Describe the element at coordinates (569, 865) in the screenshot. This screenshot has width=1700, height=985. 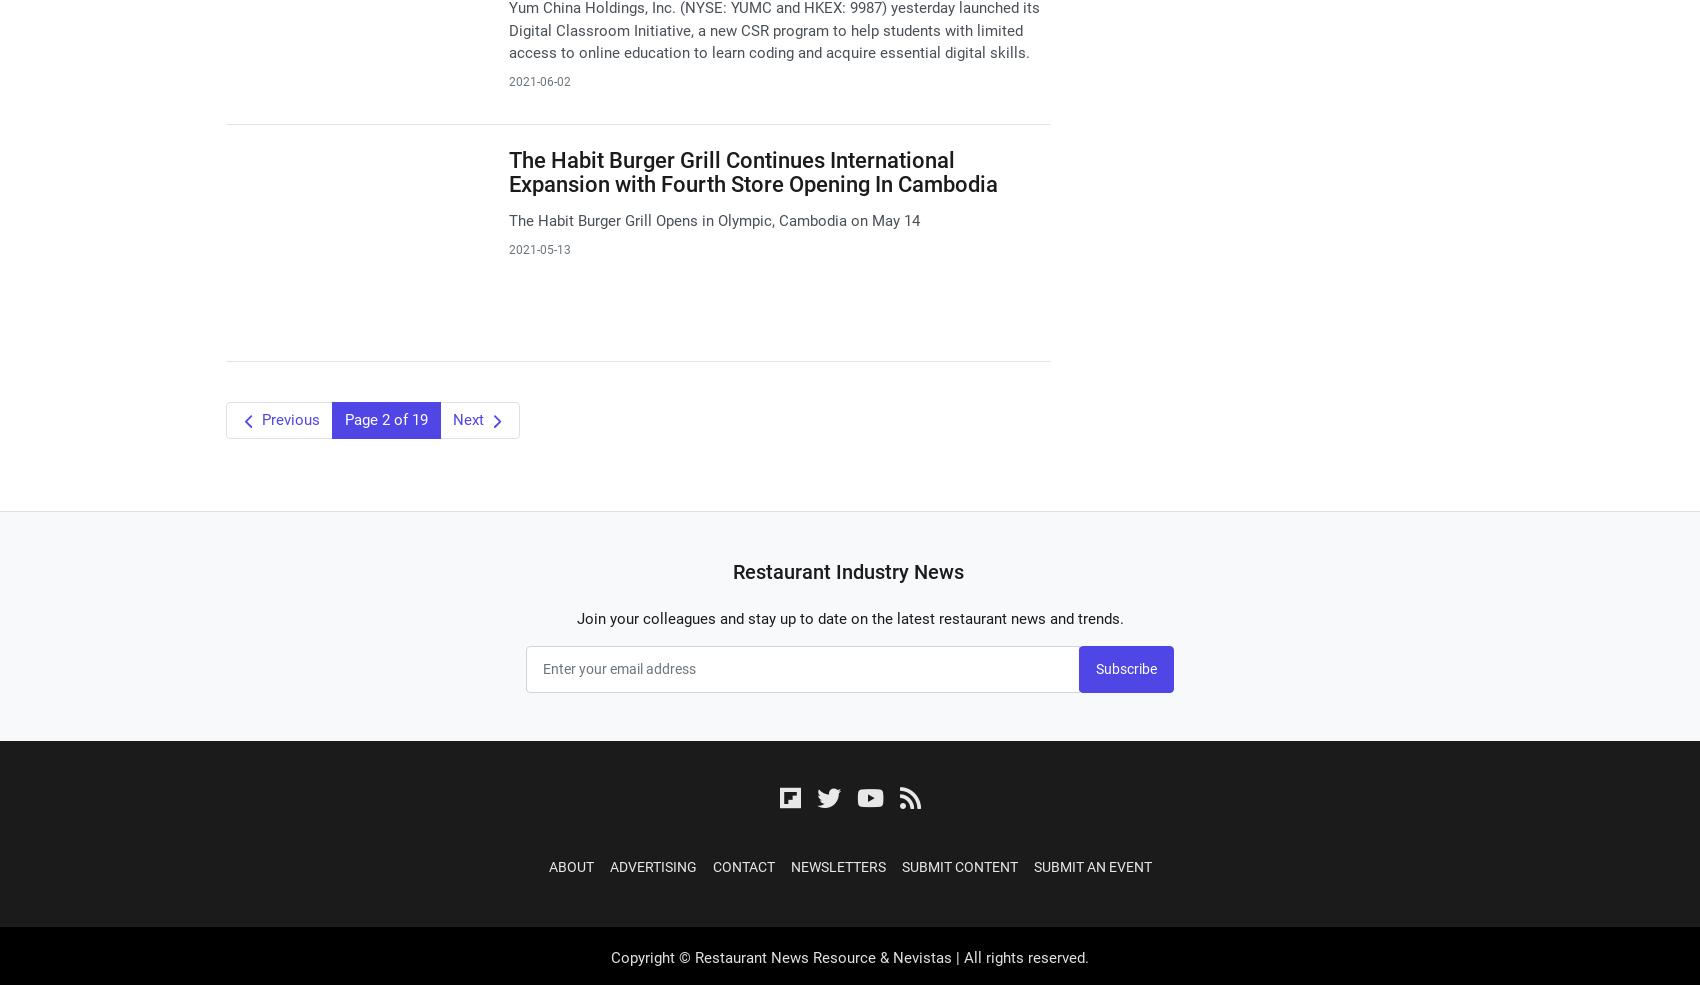
I see `'About'` at that location.